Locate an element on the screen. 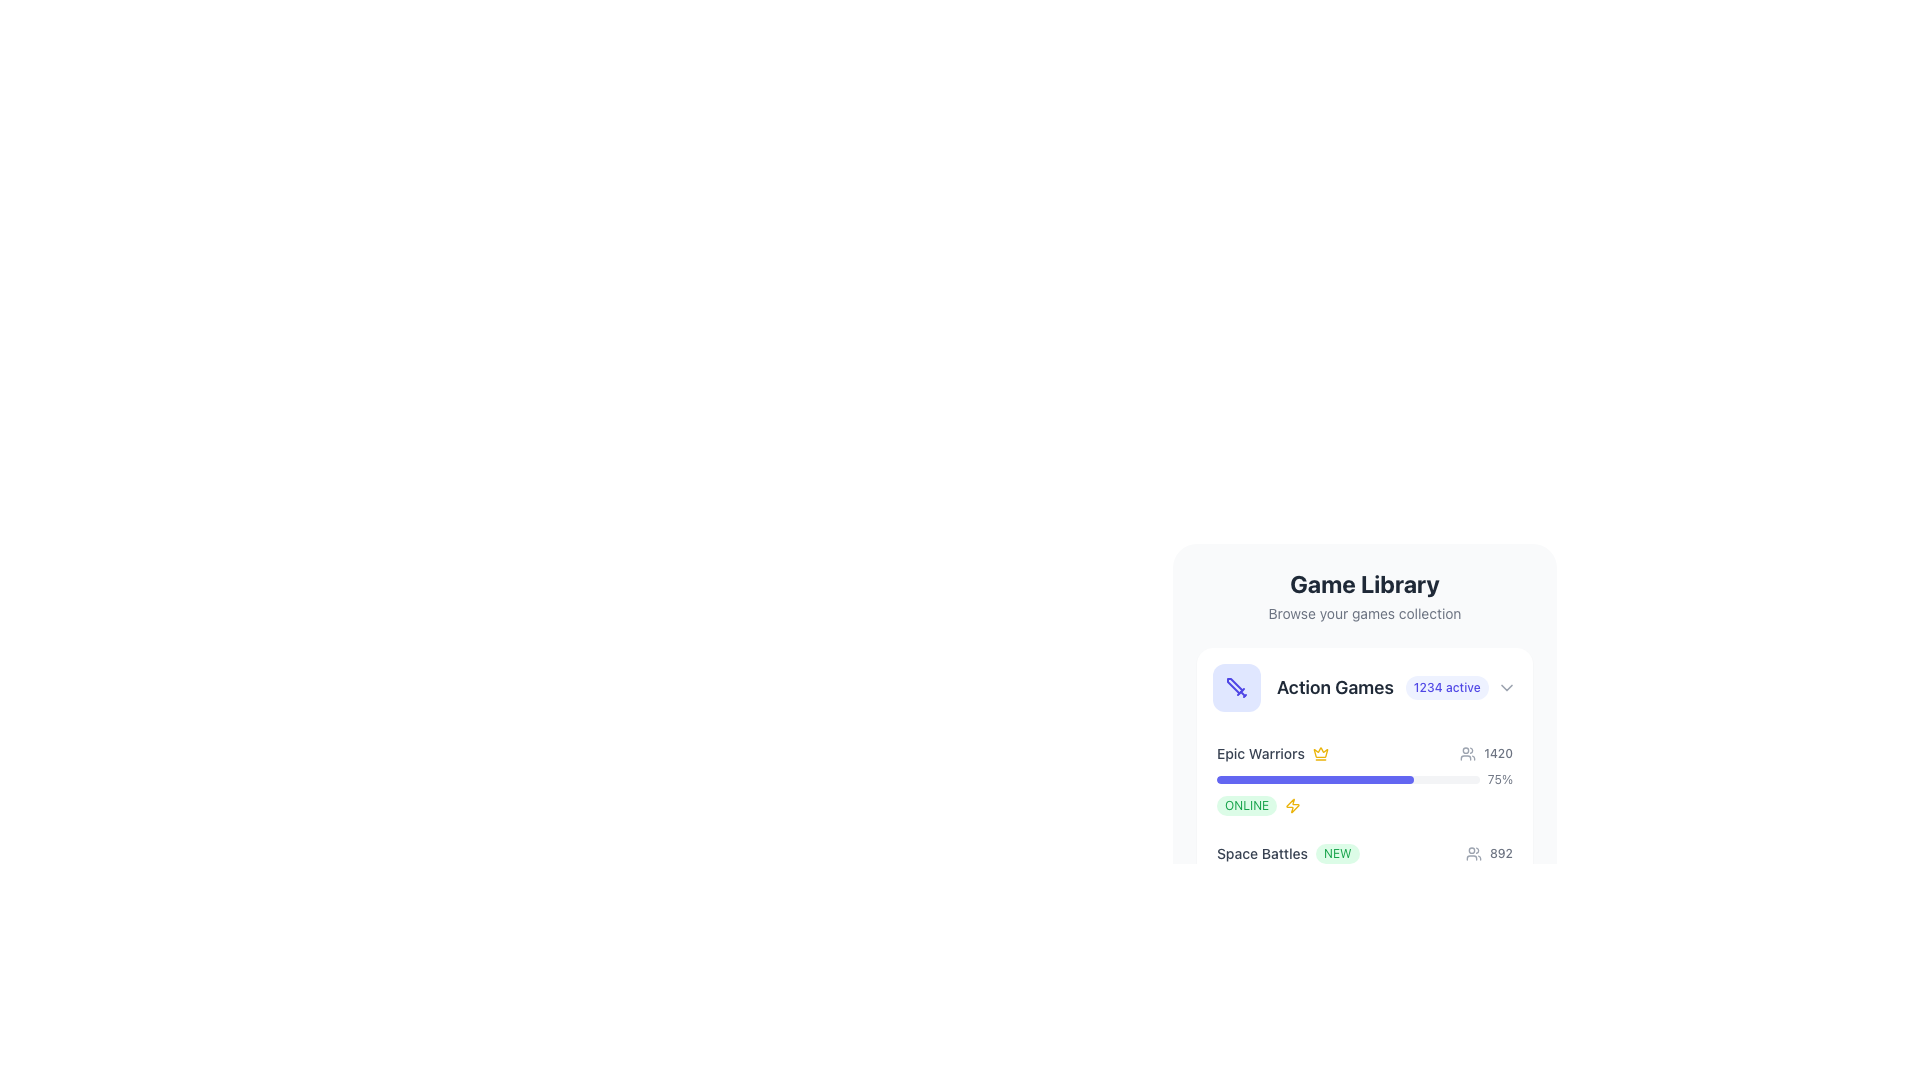 This screenshot has width=1920, height=1080. the main heading or title for the section related to the user's game library, which is positioned near the top center of the grouped interface panel is located at coordinates (1363, 583).